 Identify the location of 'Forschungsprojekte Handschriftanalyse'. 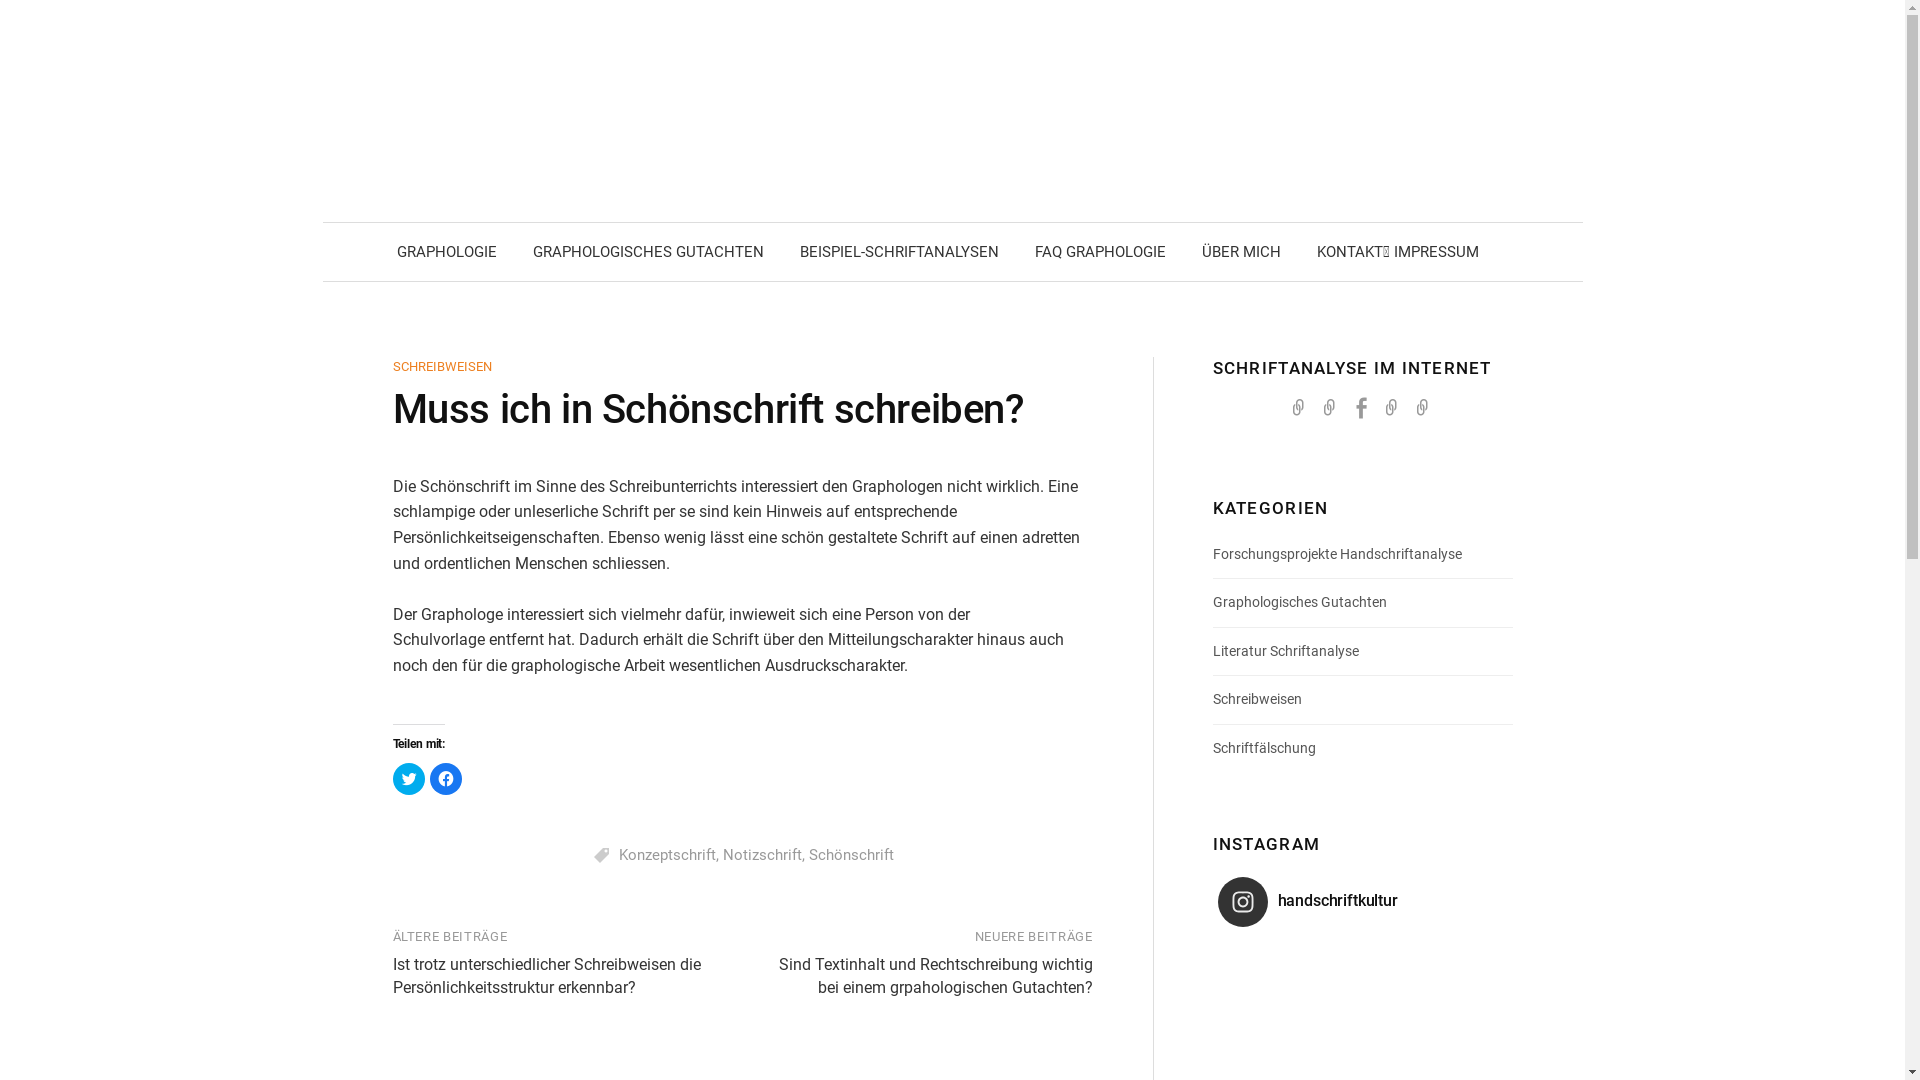
(1212, 554).